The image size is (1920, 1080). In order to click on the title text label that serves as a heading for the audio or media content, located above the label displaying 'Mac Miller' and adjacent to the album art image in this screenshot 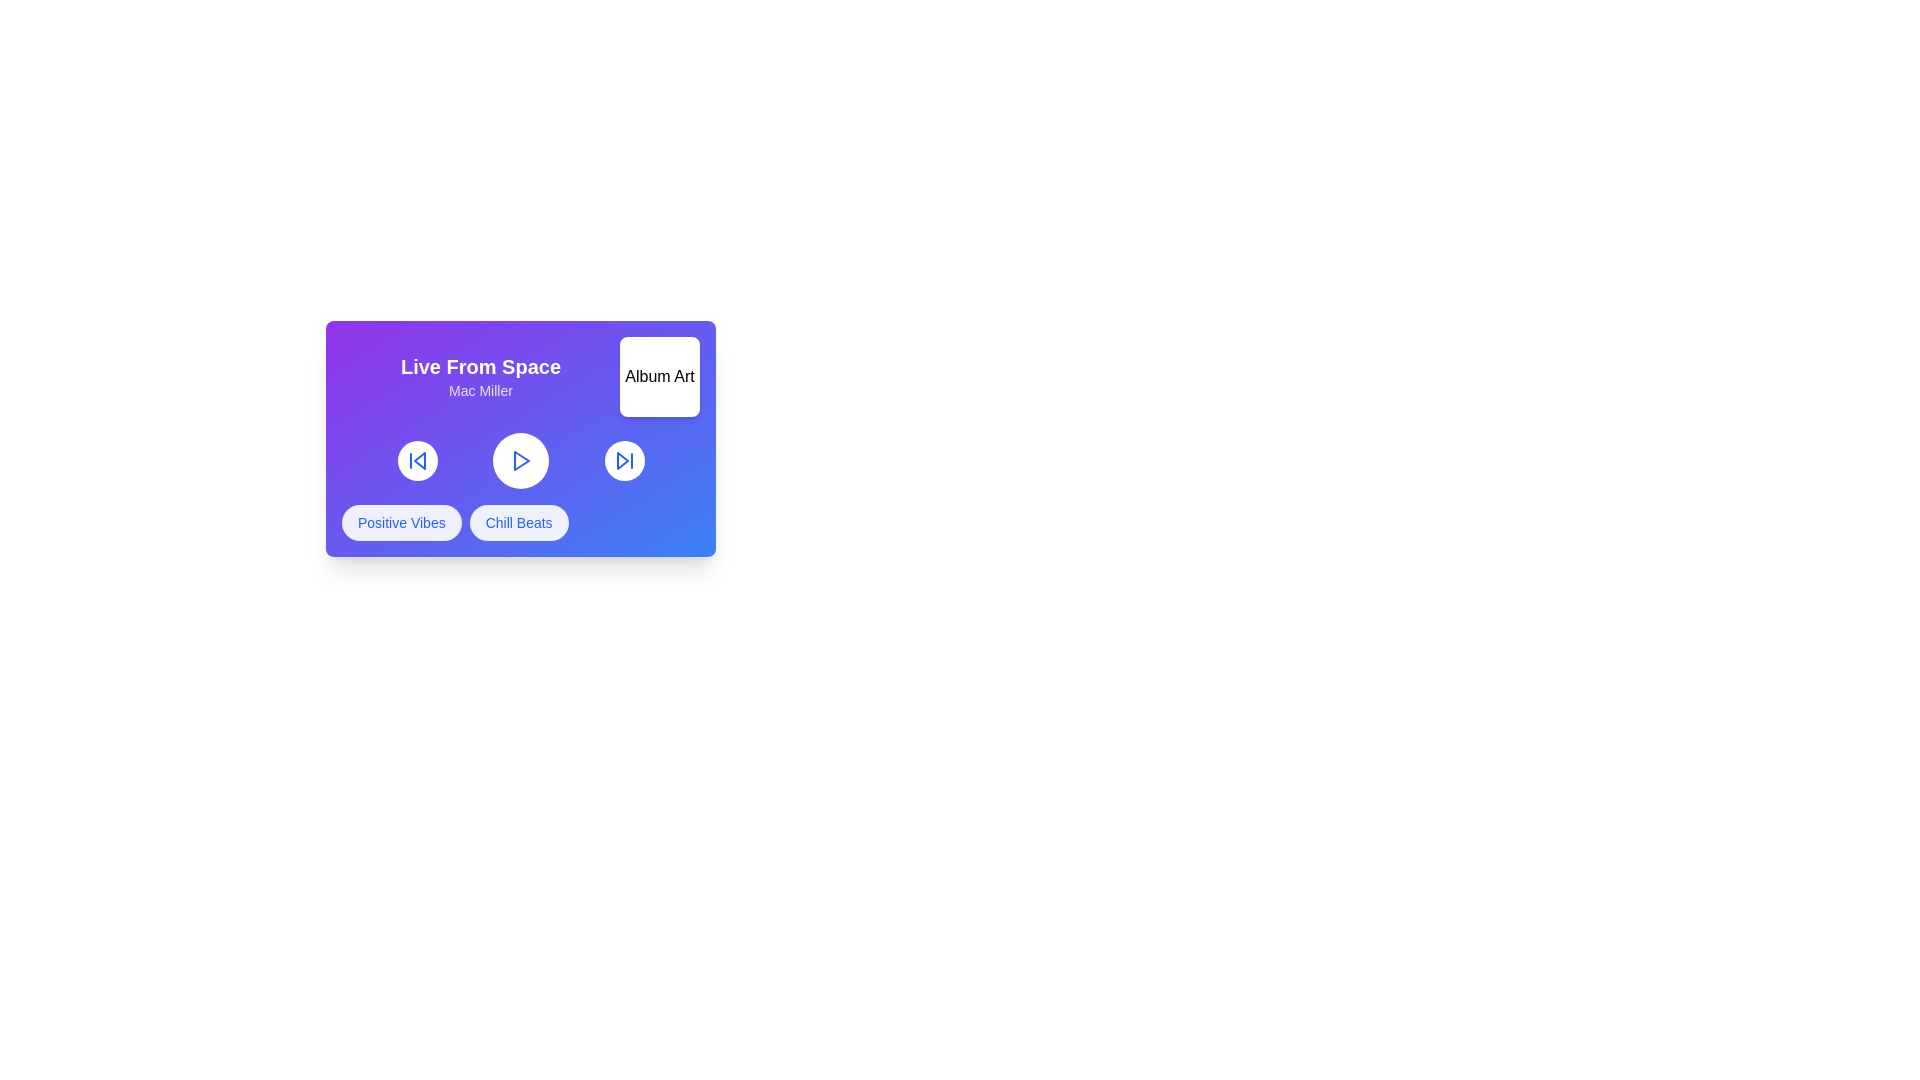, I will do `click(480, 366)`.